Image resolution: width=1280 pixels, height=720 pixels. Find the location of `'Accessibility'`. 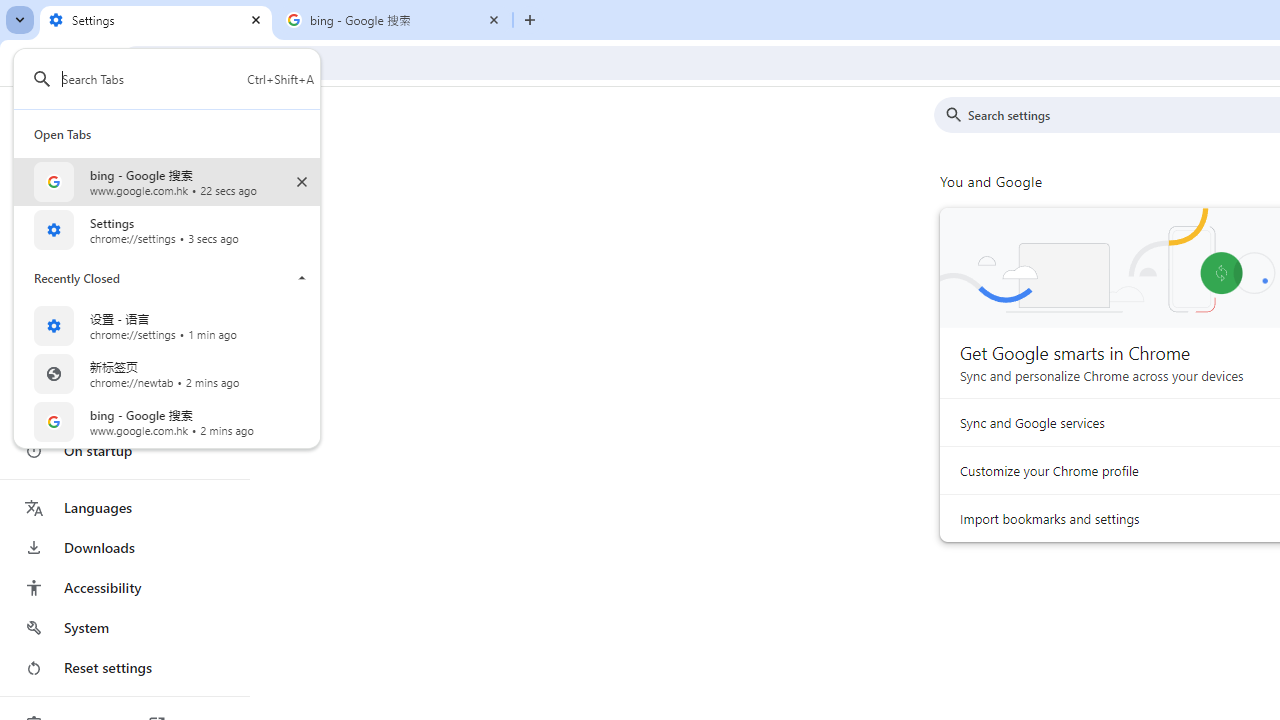

'Accessibility' is located at coordinates (123, 586).